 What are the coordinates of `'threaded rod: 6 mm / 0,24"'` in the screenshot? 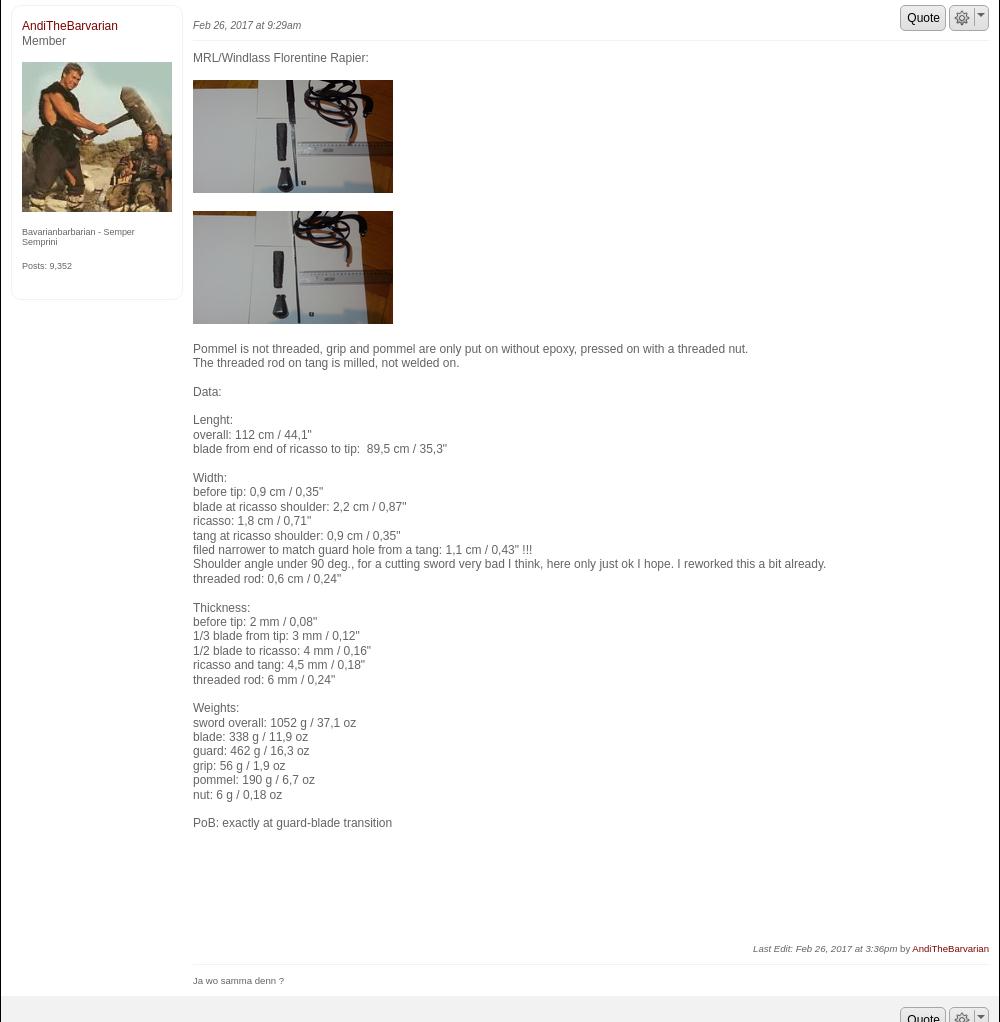 It's located at (264, 678).